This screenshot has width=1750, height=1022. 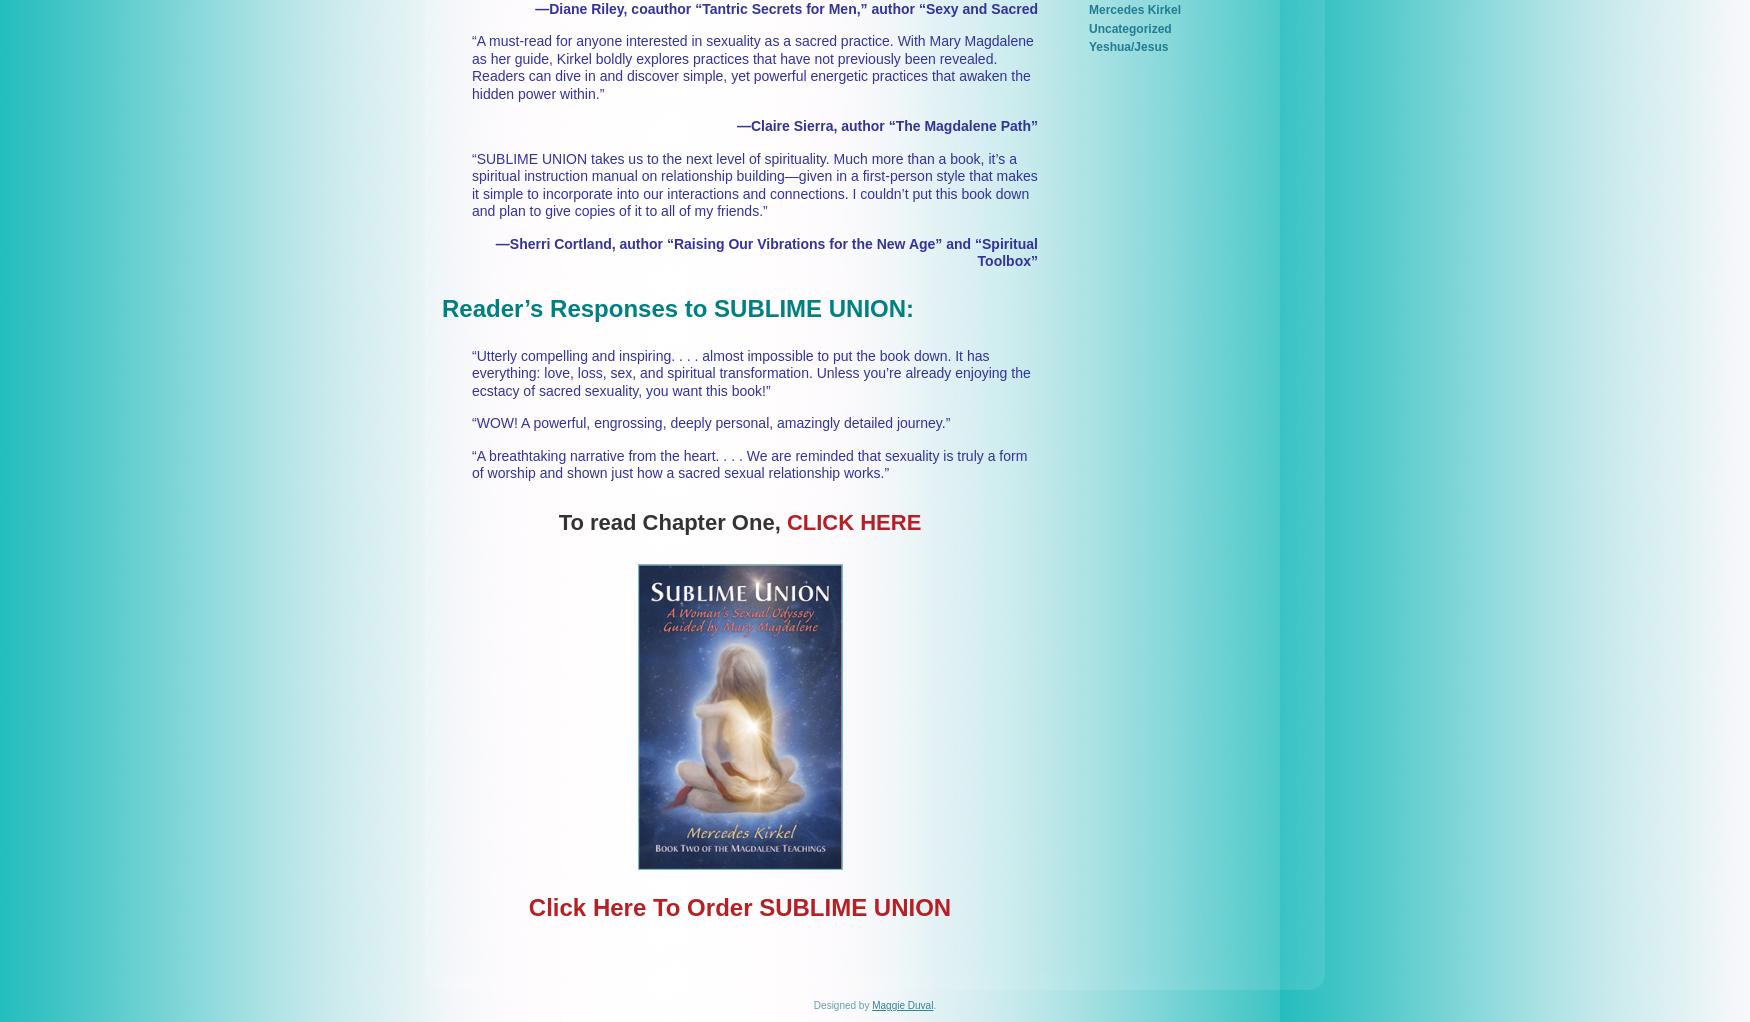 What do you see at coordinates (901, 1005) in the screenshot?
I see `'Maggie Duval'` at bounding box center [901, 1005].